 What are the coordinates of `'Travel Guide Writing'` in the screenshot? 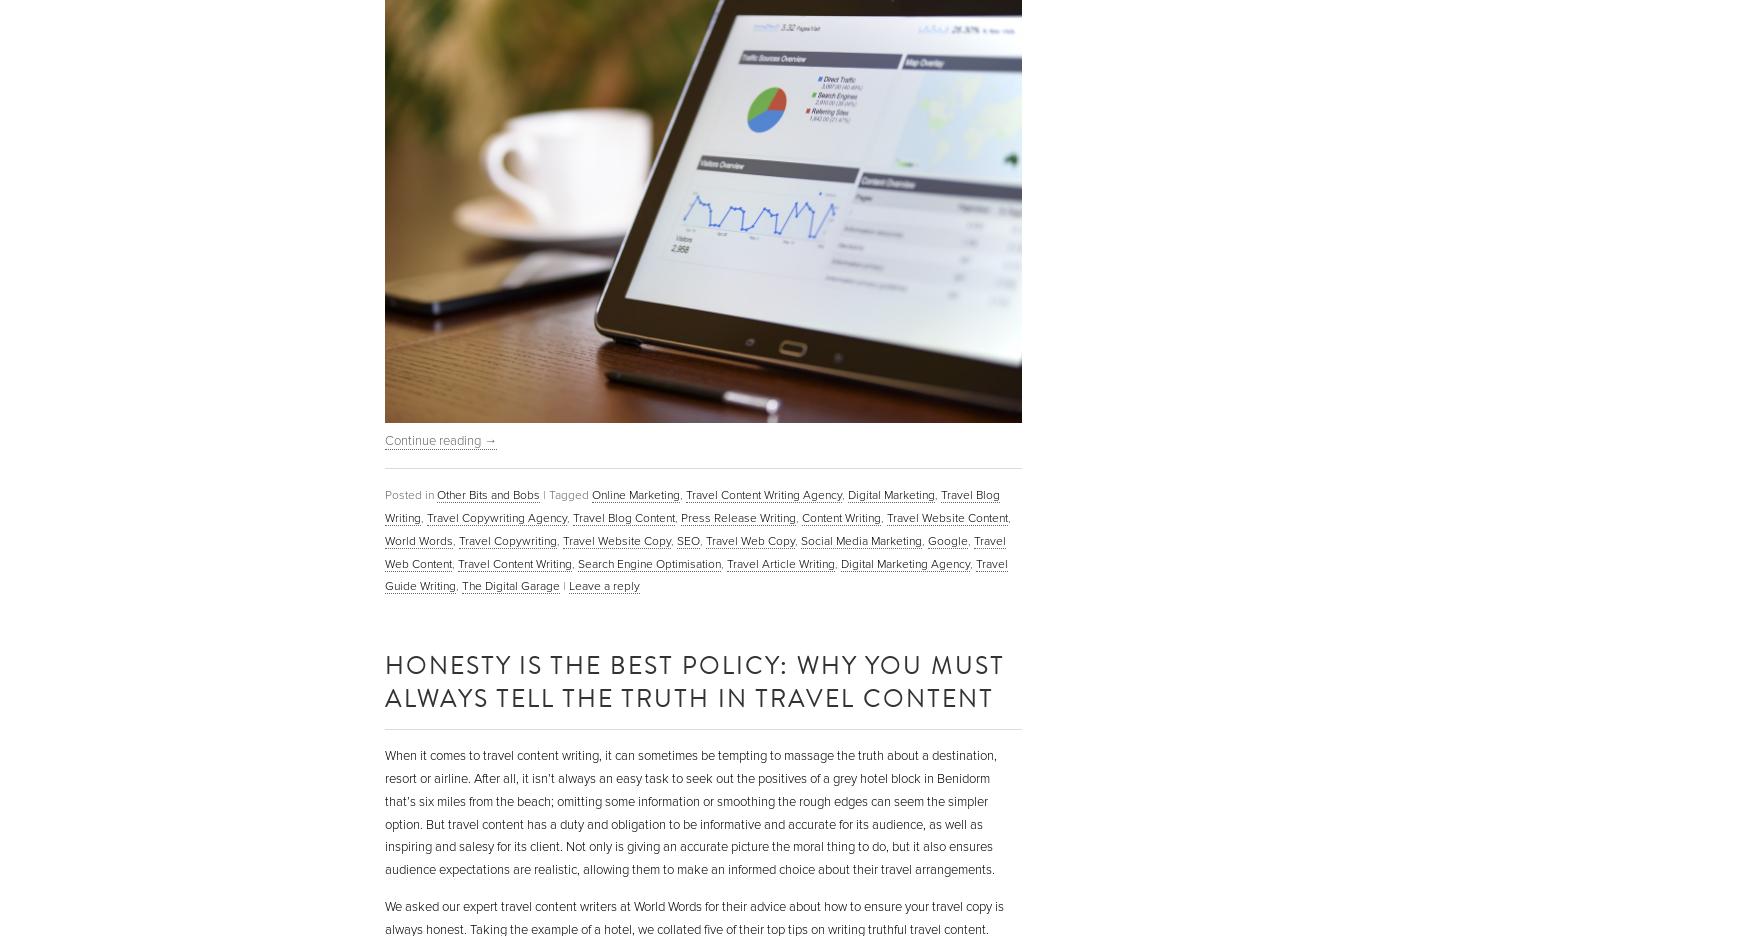 It's located at (384, 573).